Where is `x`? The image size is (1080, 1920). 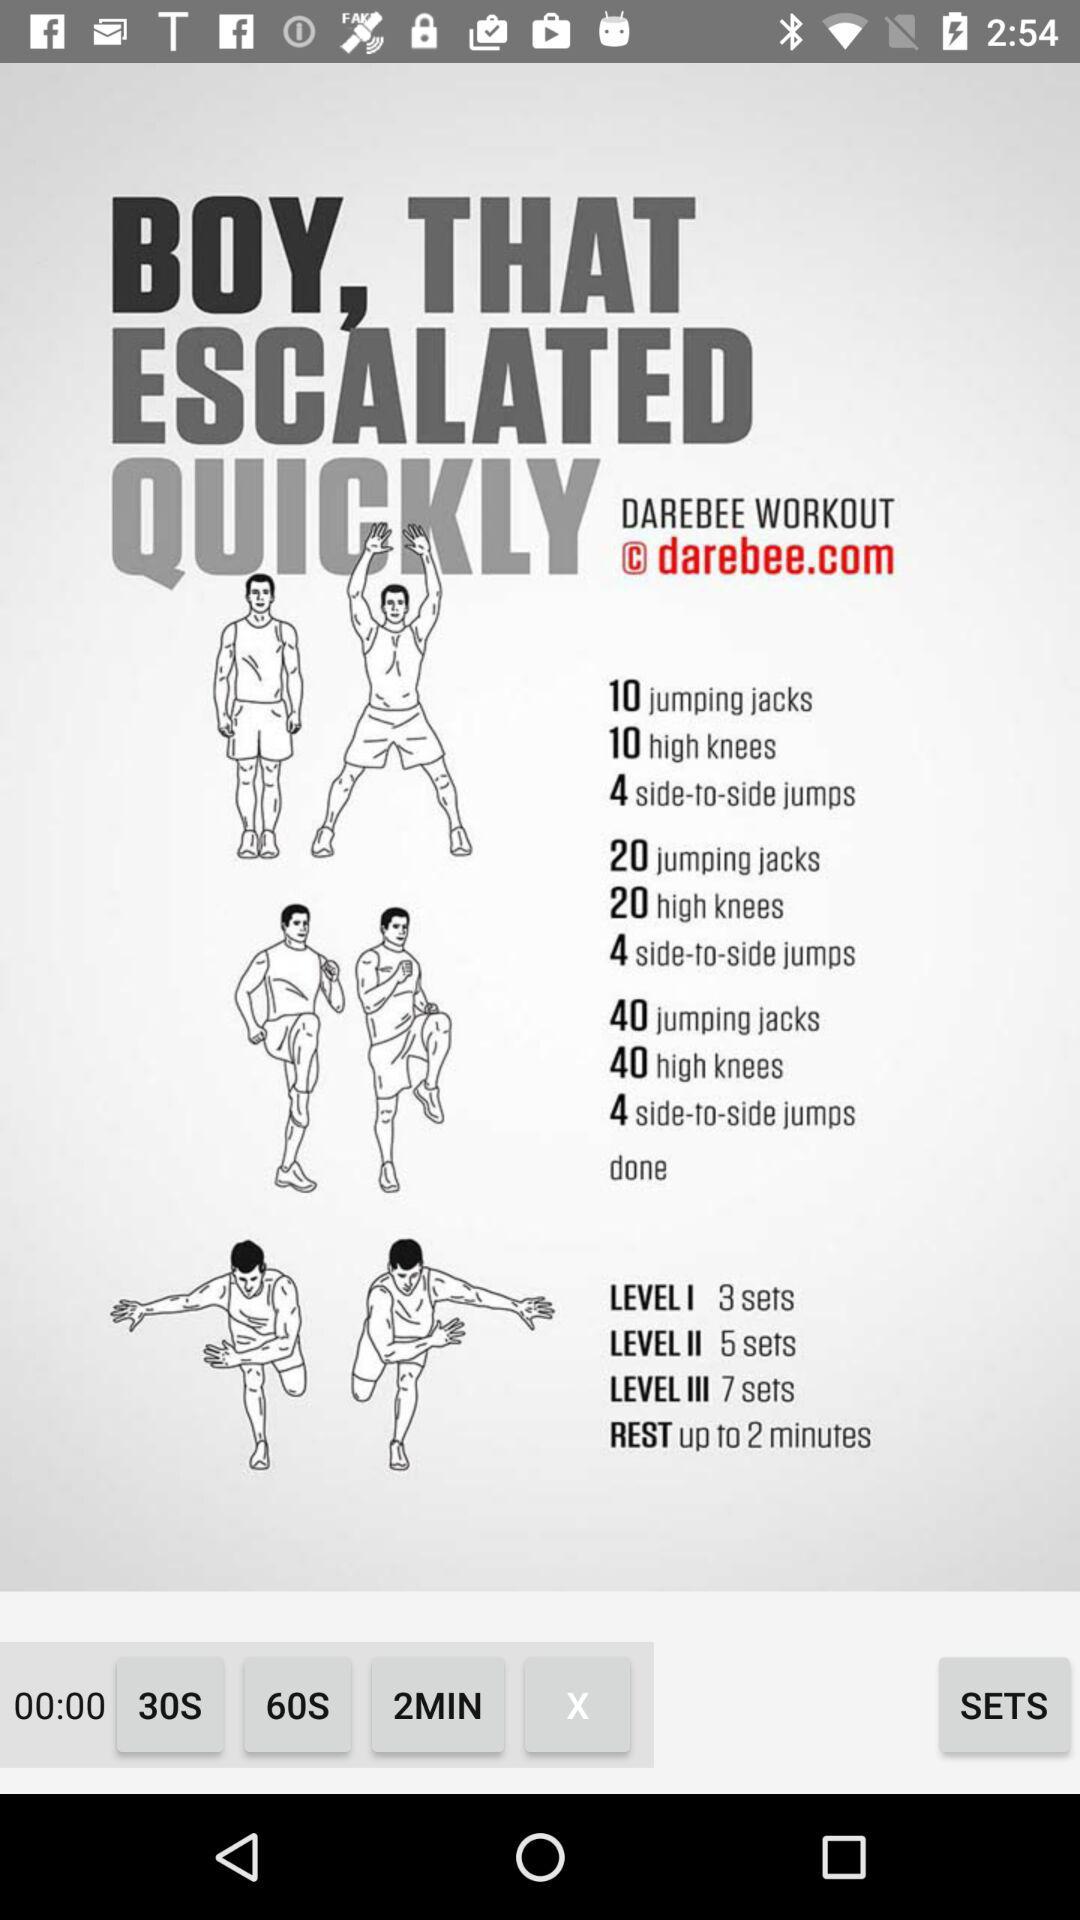 x is located at coordinates (577, 1703).